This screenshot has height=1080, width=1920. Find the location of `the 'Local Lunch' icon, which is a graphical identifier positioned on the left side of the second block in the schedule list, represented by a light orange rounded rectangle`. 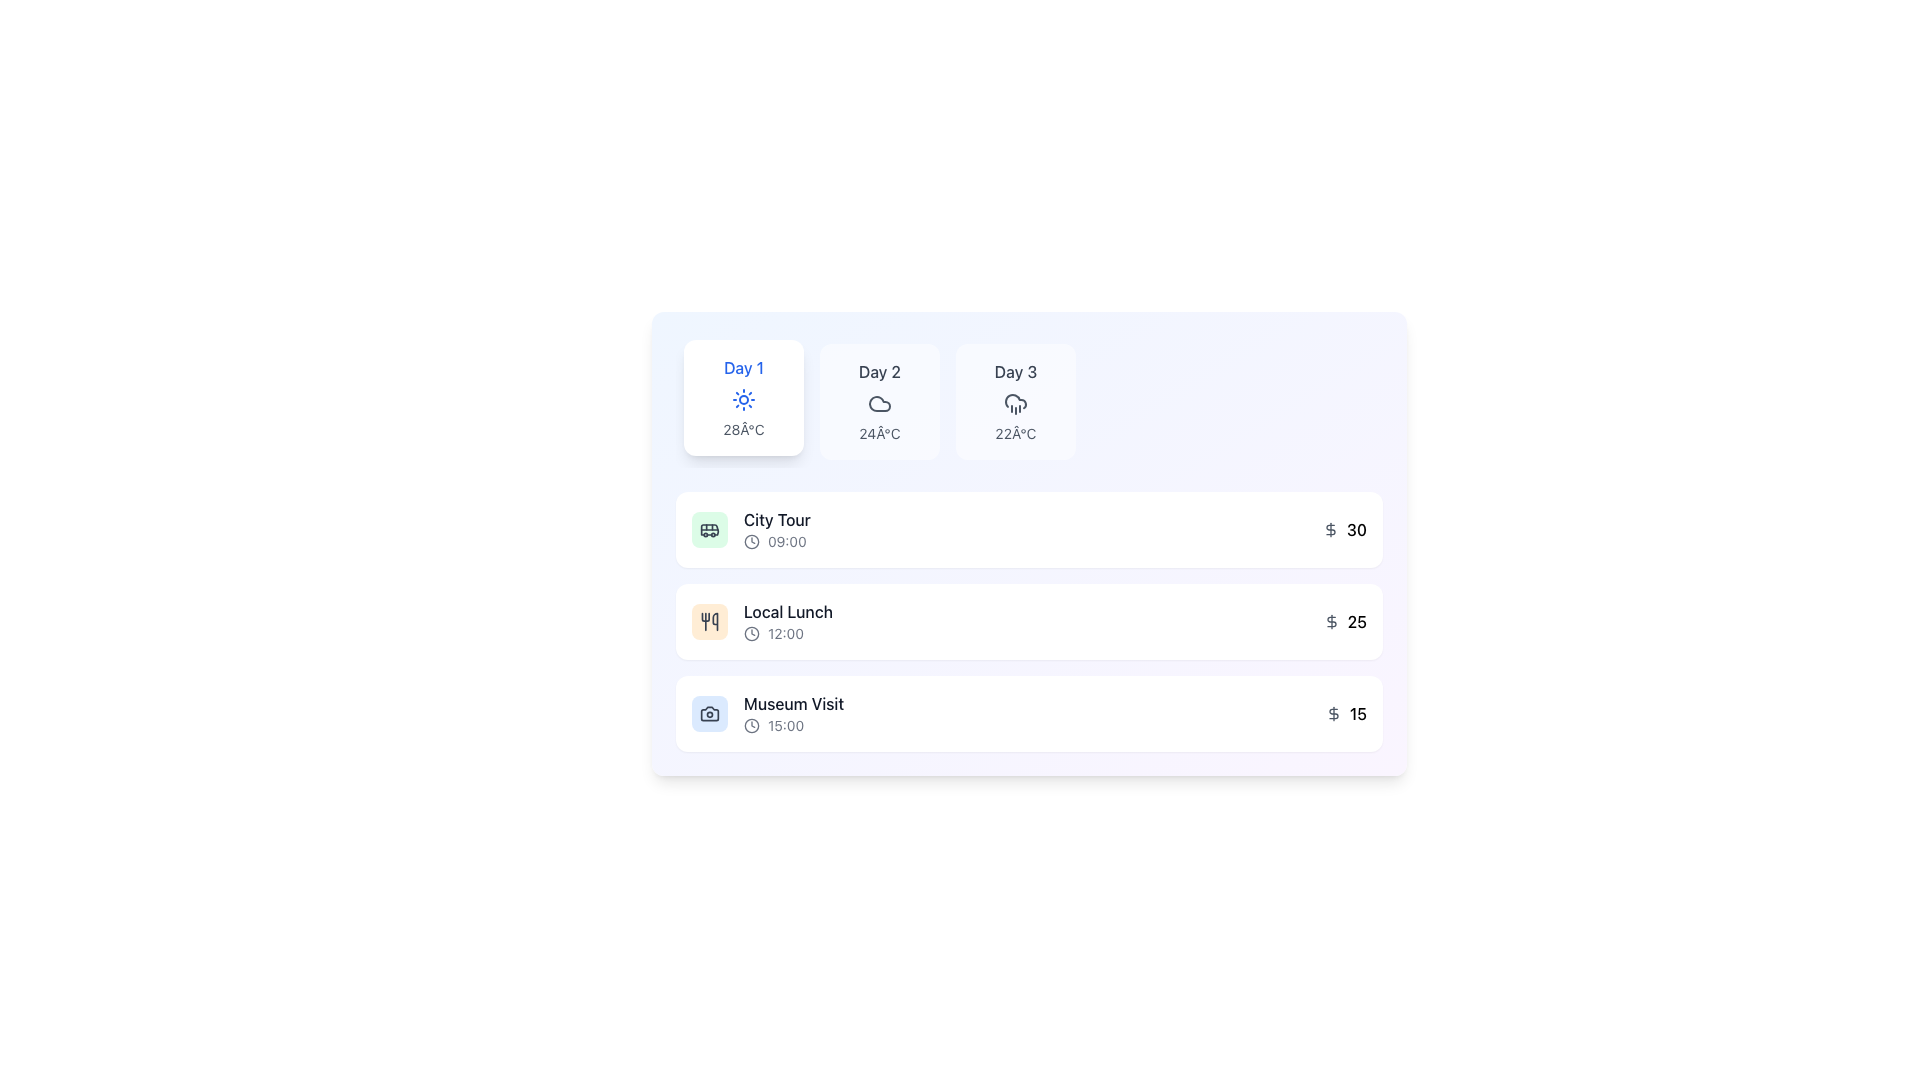

the 'Local Lunch' icon, which is a graphical identifier positioned on the left side of the second block in the schedule list, represented by a light orange rounded rectangle is located at coordinates (710, 620).